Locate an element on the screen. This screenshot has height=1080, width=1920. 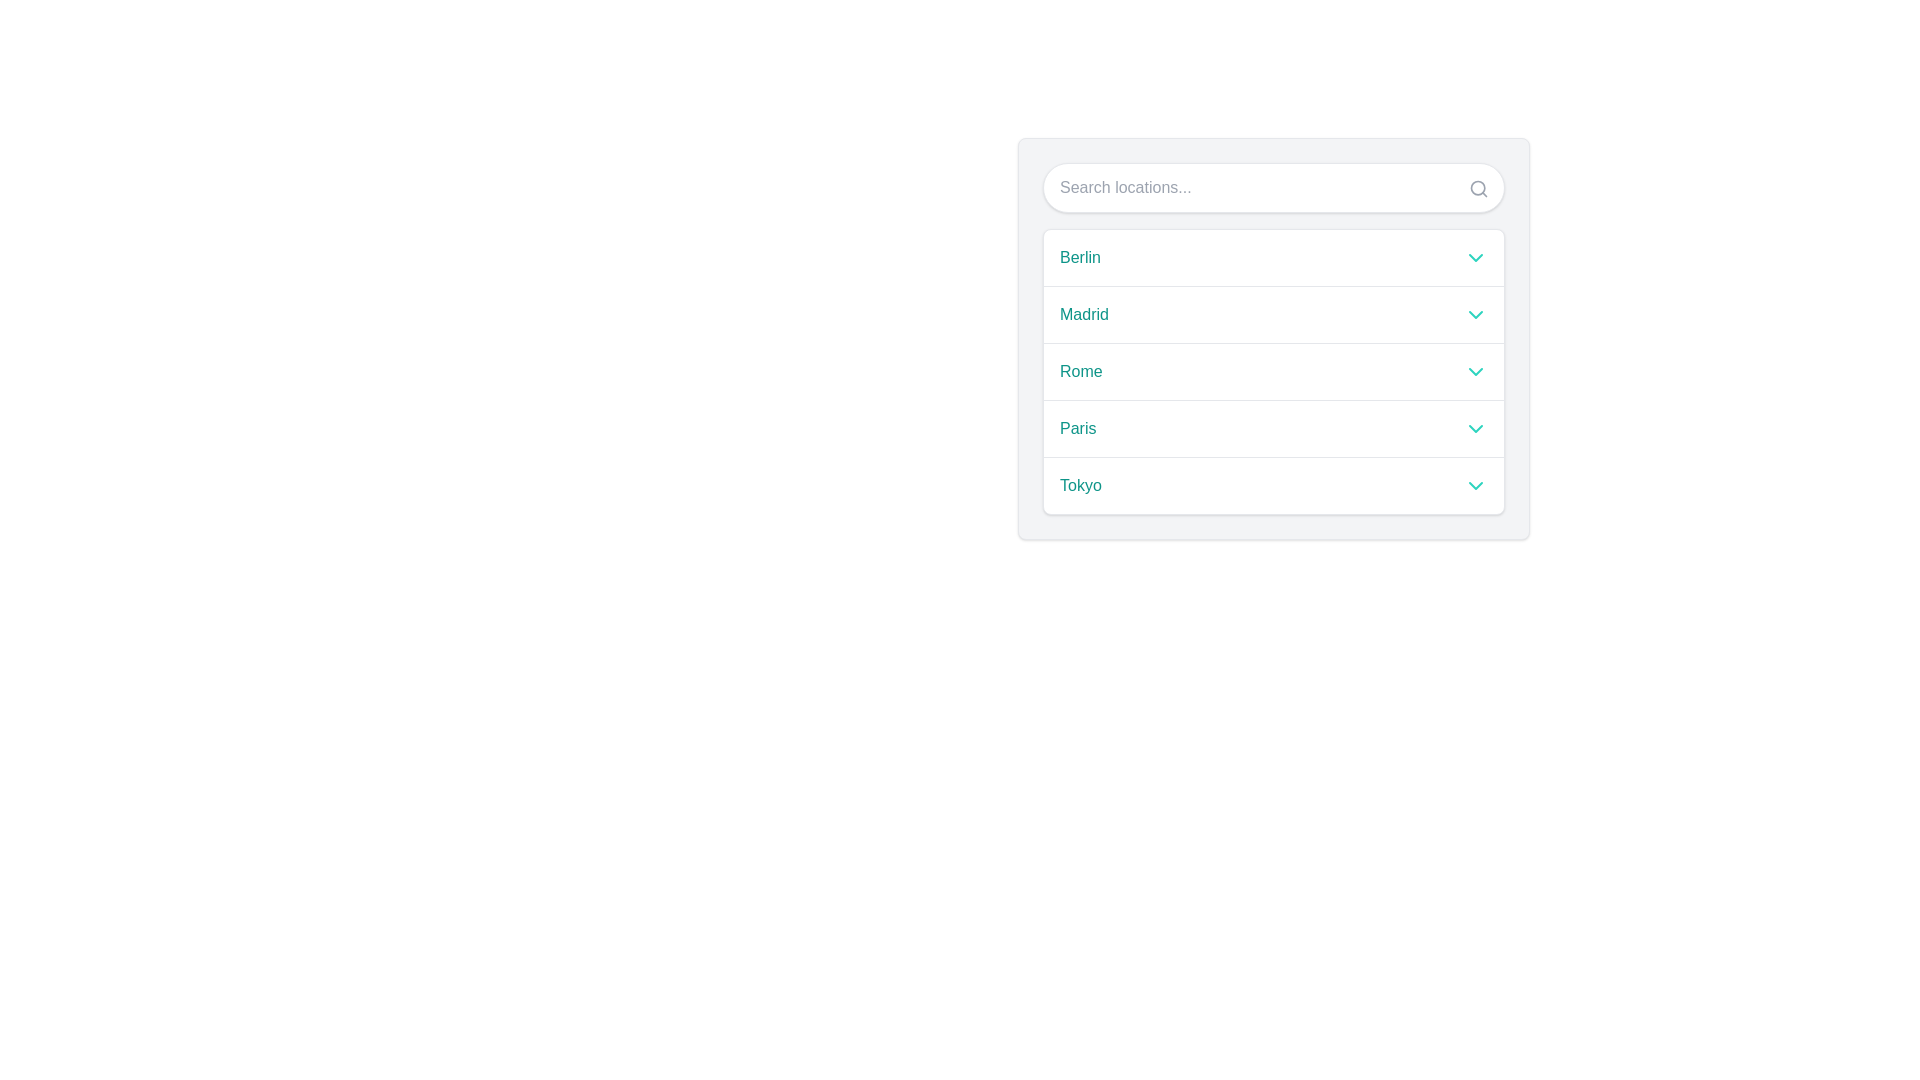
the dropdown list item for 'Rome' is located at coordinates (1272, 371).